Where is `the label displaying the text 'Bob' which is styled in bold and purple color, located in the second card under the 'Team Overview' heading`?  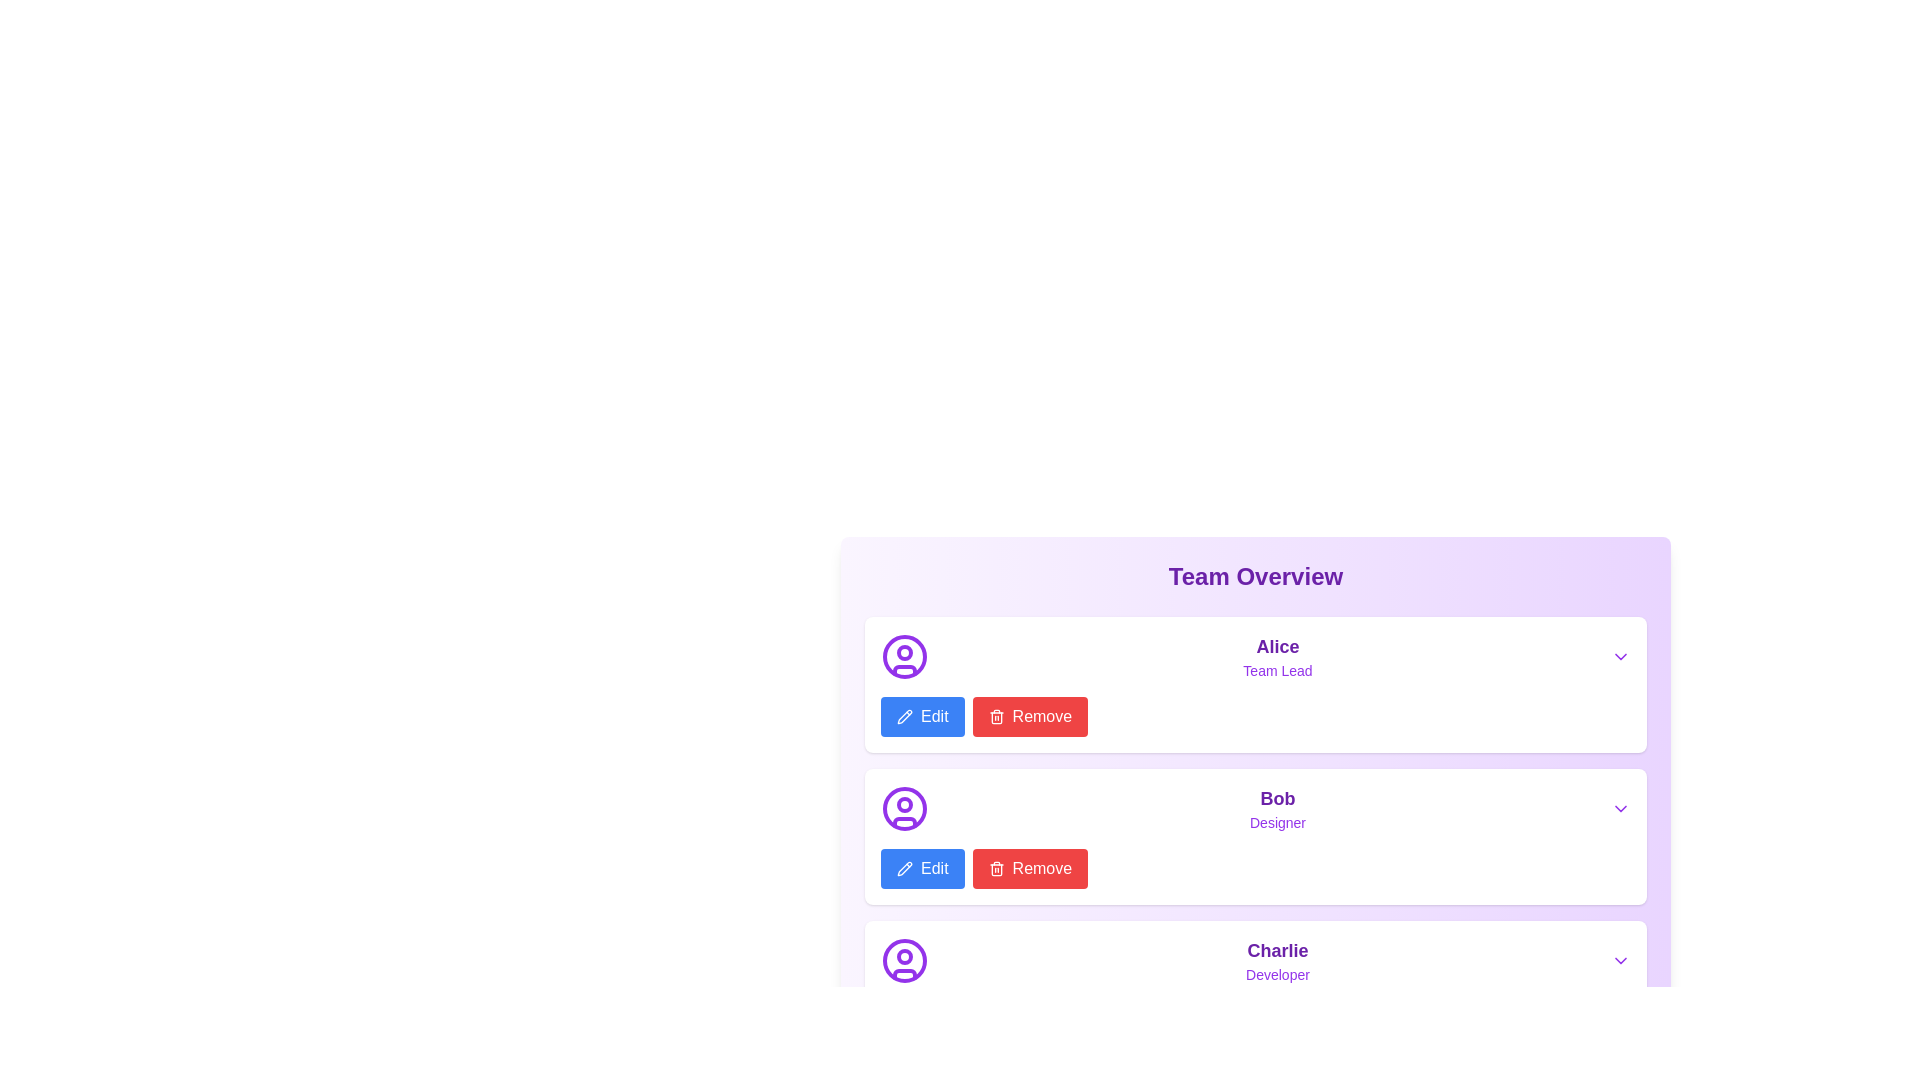
the label displaying the text 'Bob' which is styled in bold and purple color, located in the second card under the 'Team Overview' heading is located at coordinates (1276, 797).